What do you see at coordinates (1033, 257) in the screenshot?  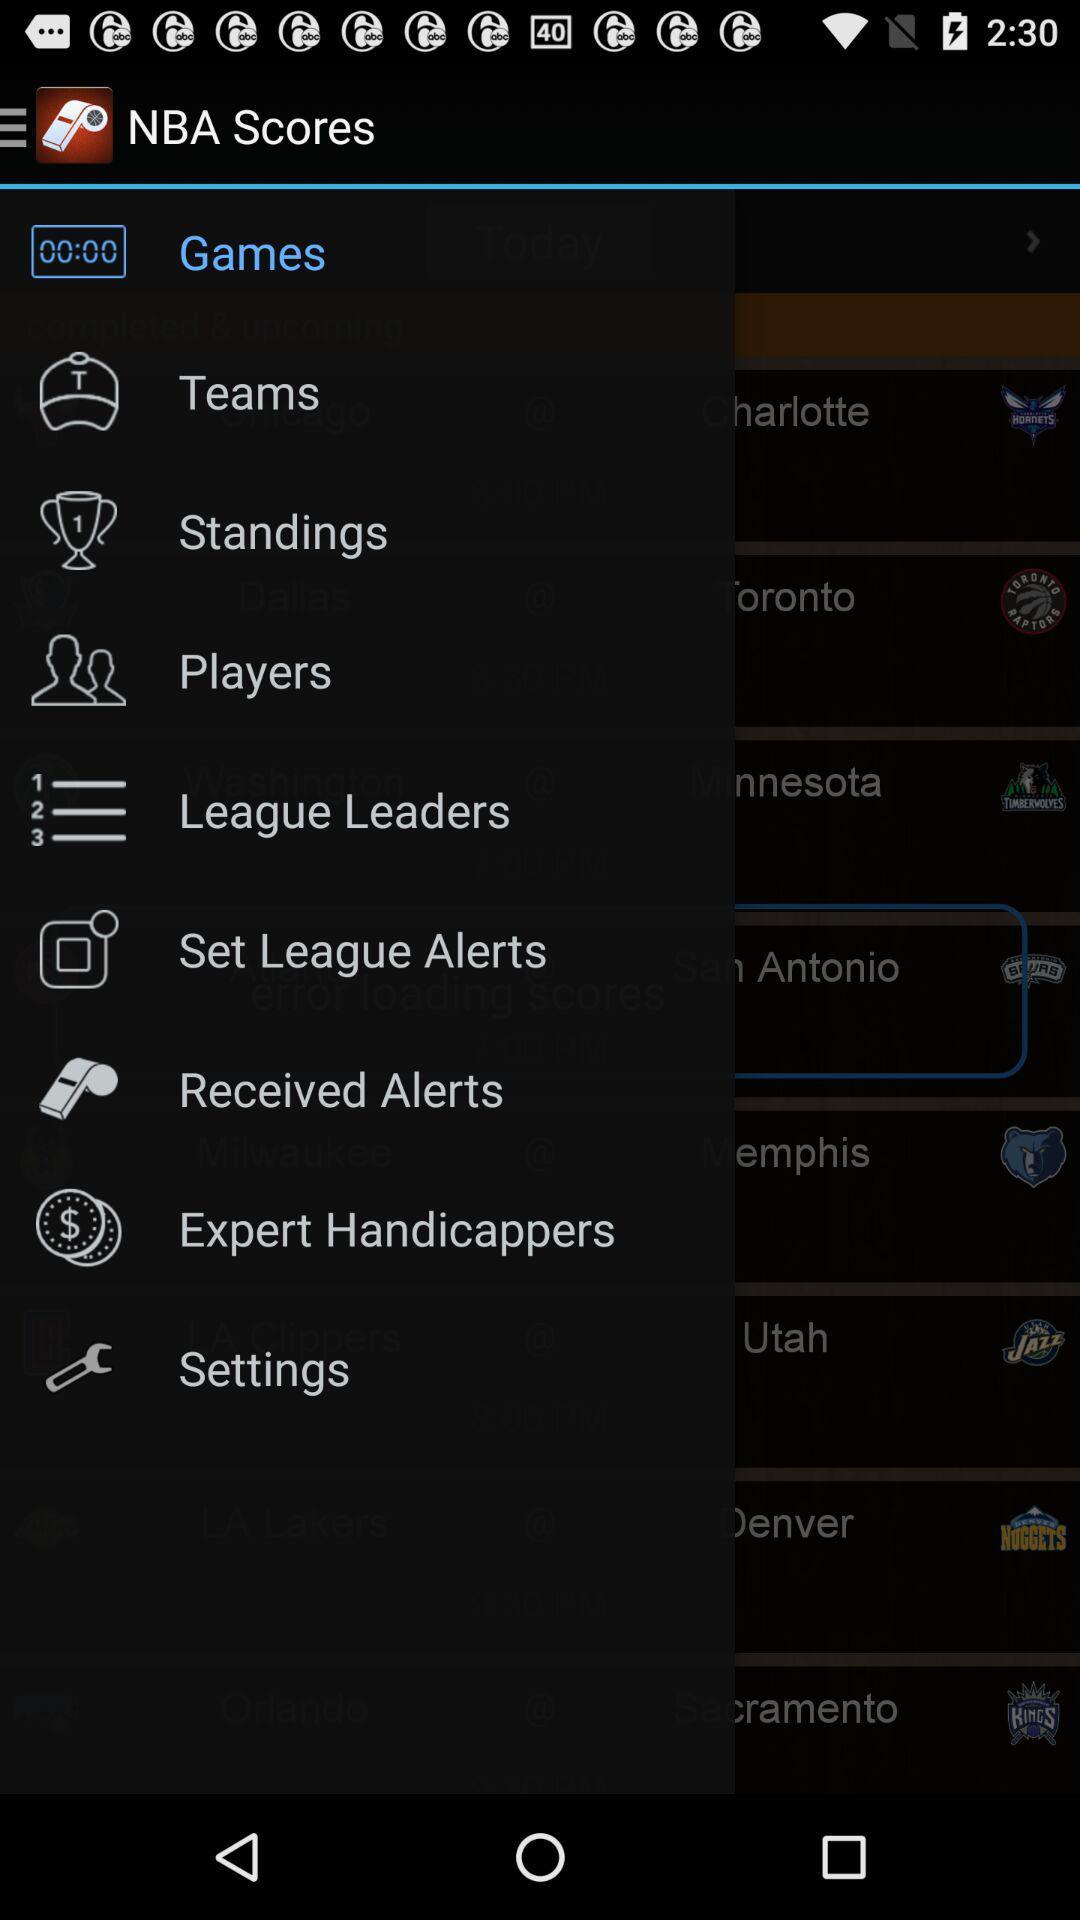 I see `the arrow_forward icon` at bounding box center [1033, 257].